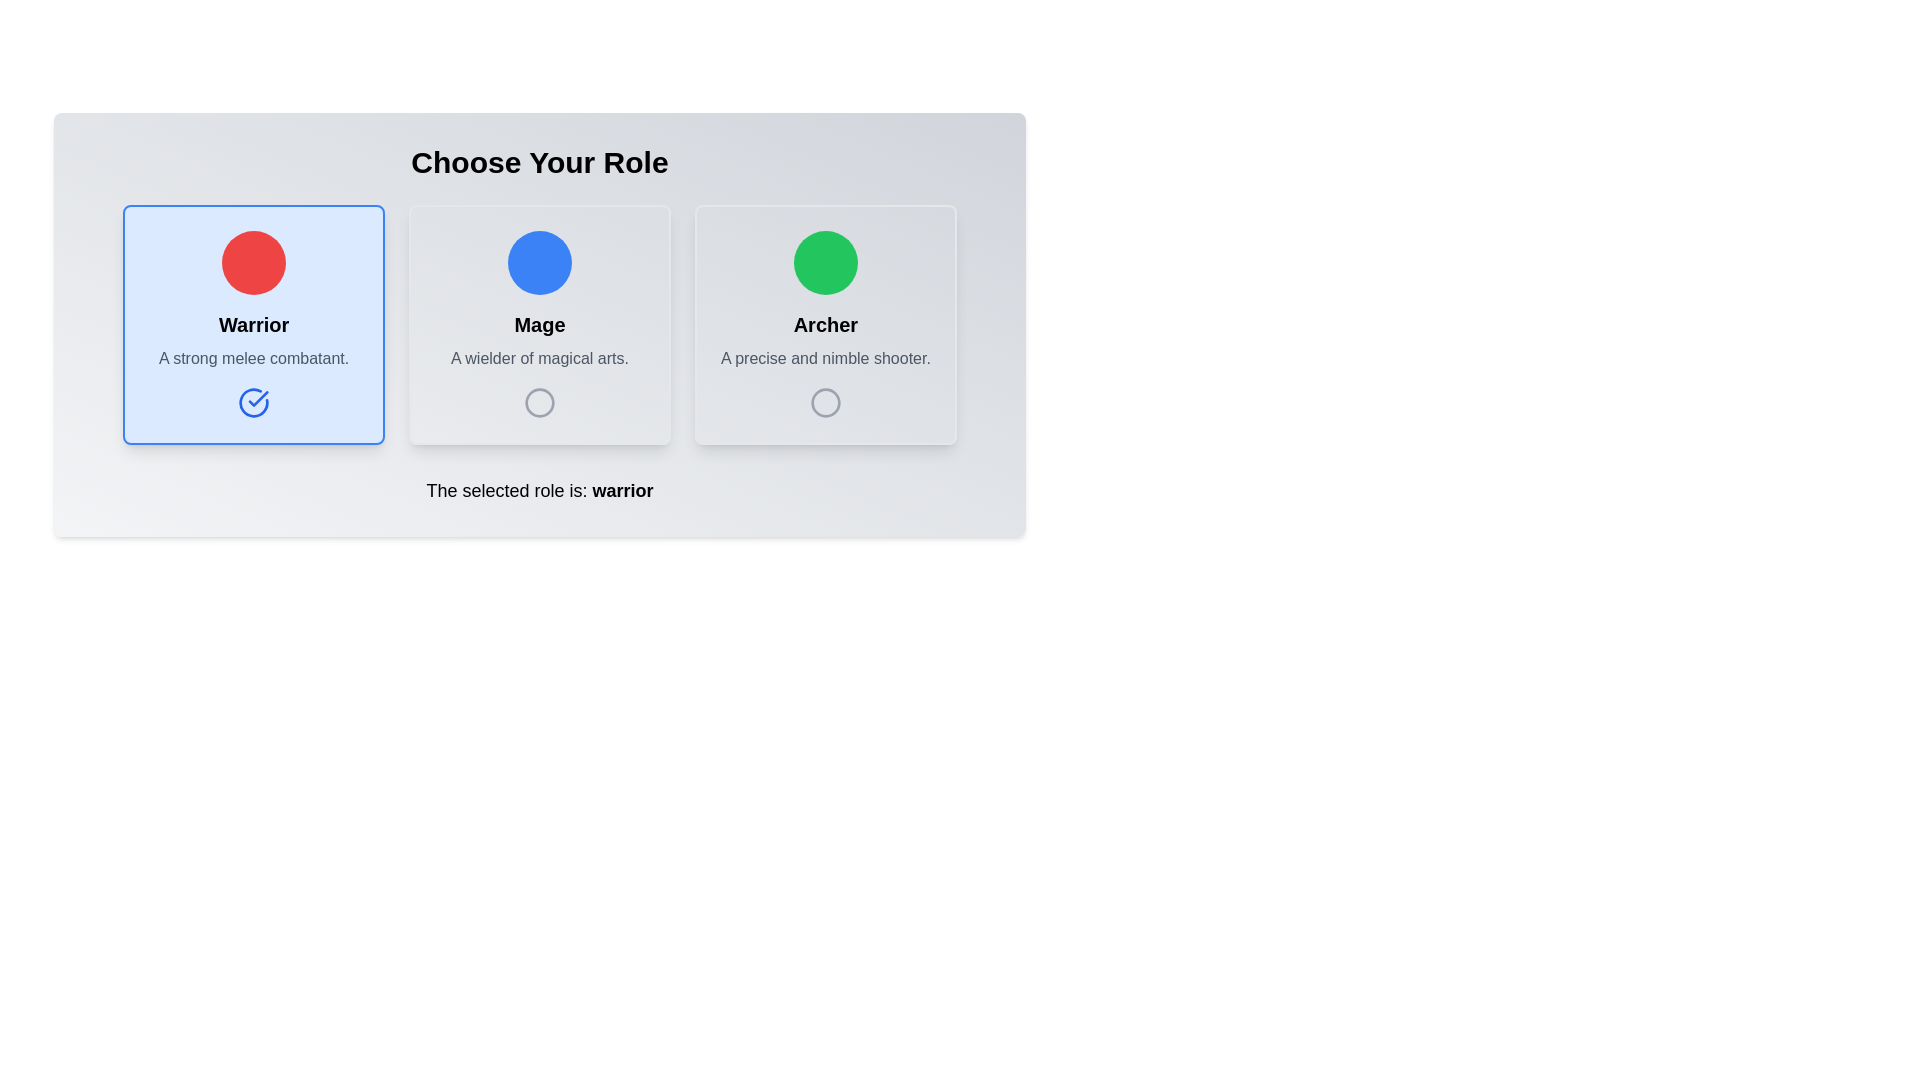 This screenshot has width=1920, height=1080. I want to click on the visual state of the Icon with a blue checkmark representing the selection of the 'Warrior' card in the 'Choose Your Role' selection panel, so click(253, 402).